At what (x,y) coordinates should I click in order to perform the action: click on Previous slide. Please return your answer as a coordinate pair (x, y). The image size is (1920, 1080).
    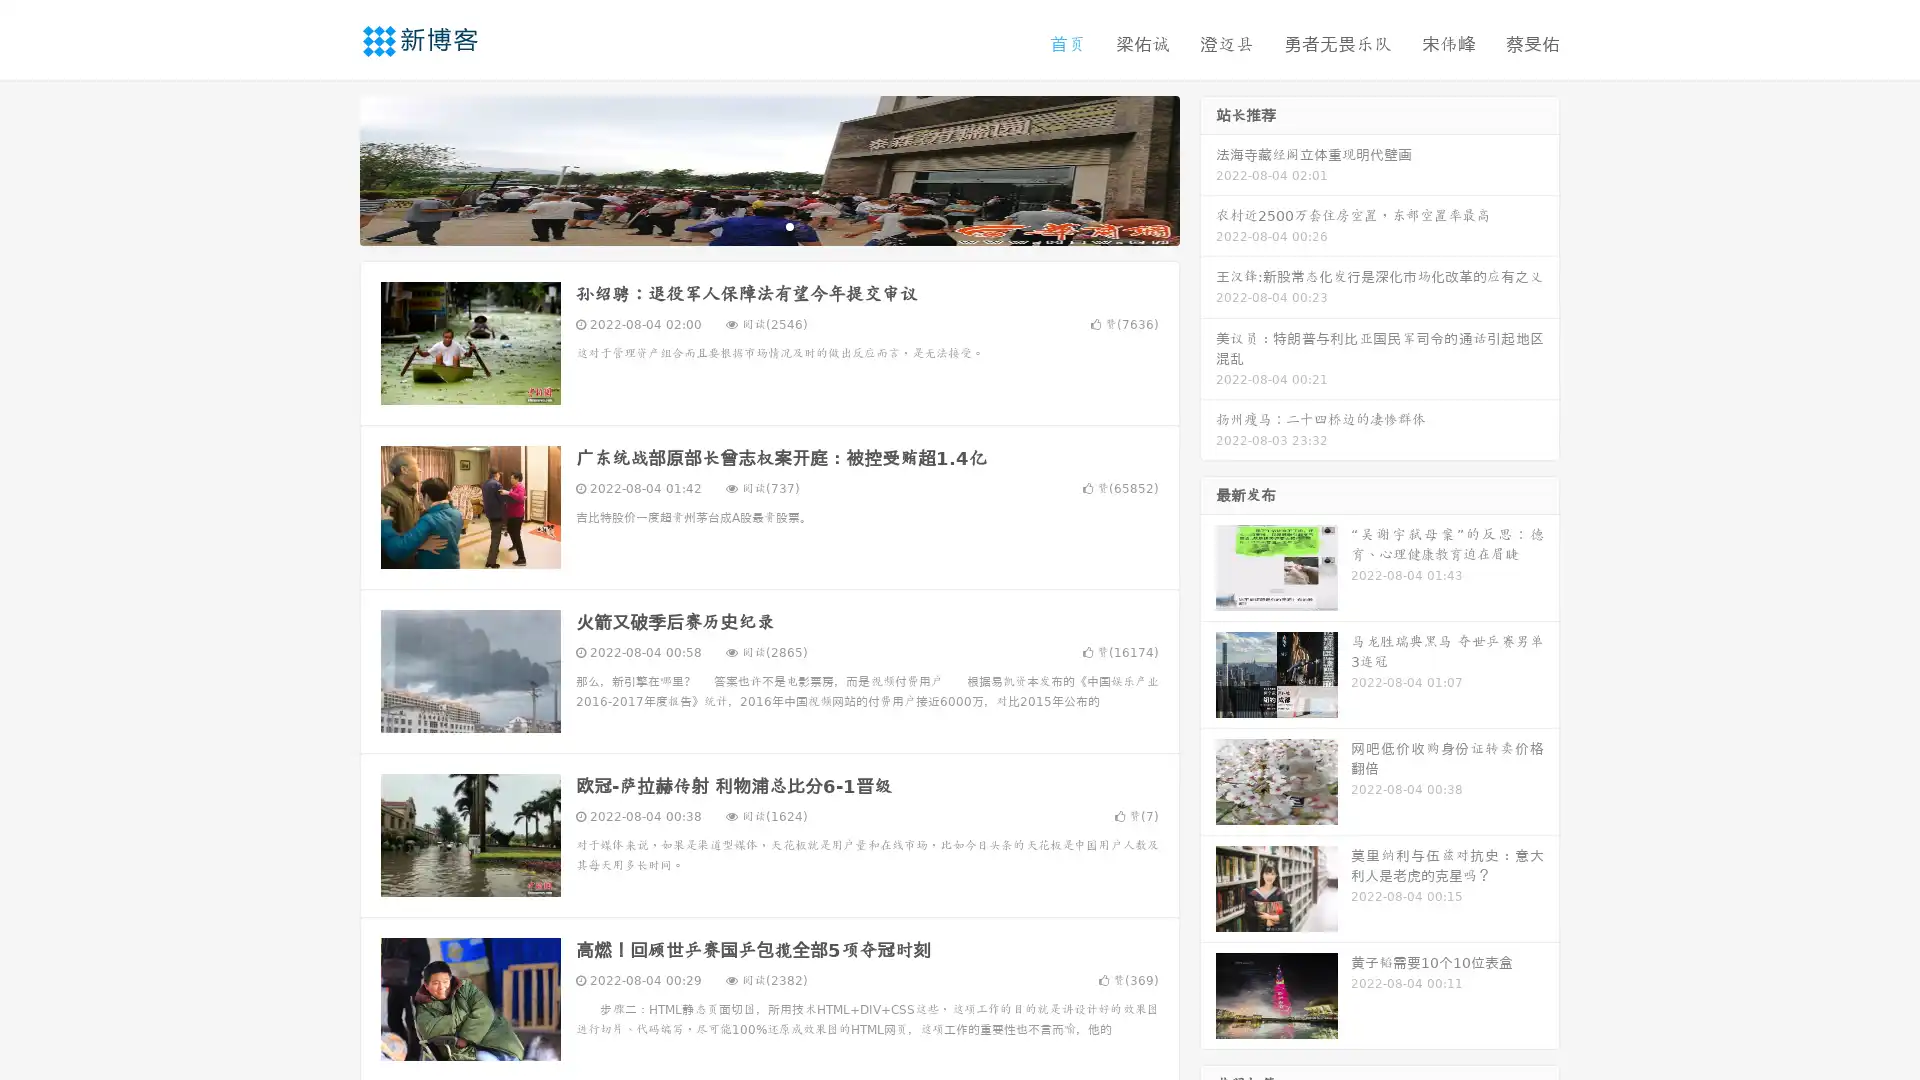
    Looking at the image, I should click on (330, 168).